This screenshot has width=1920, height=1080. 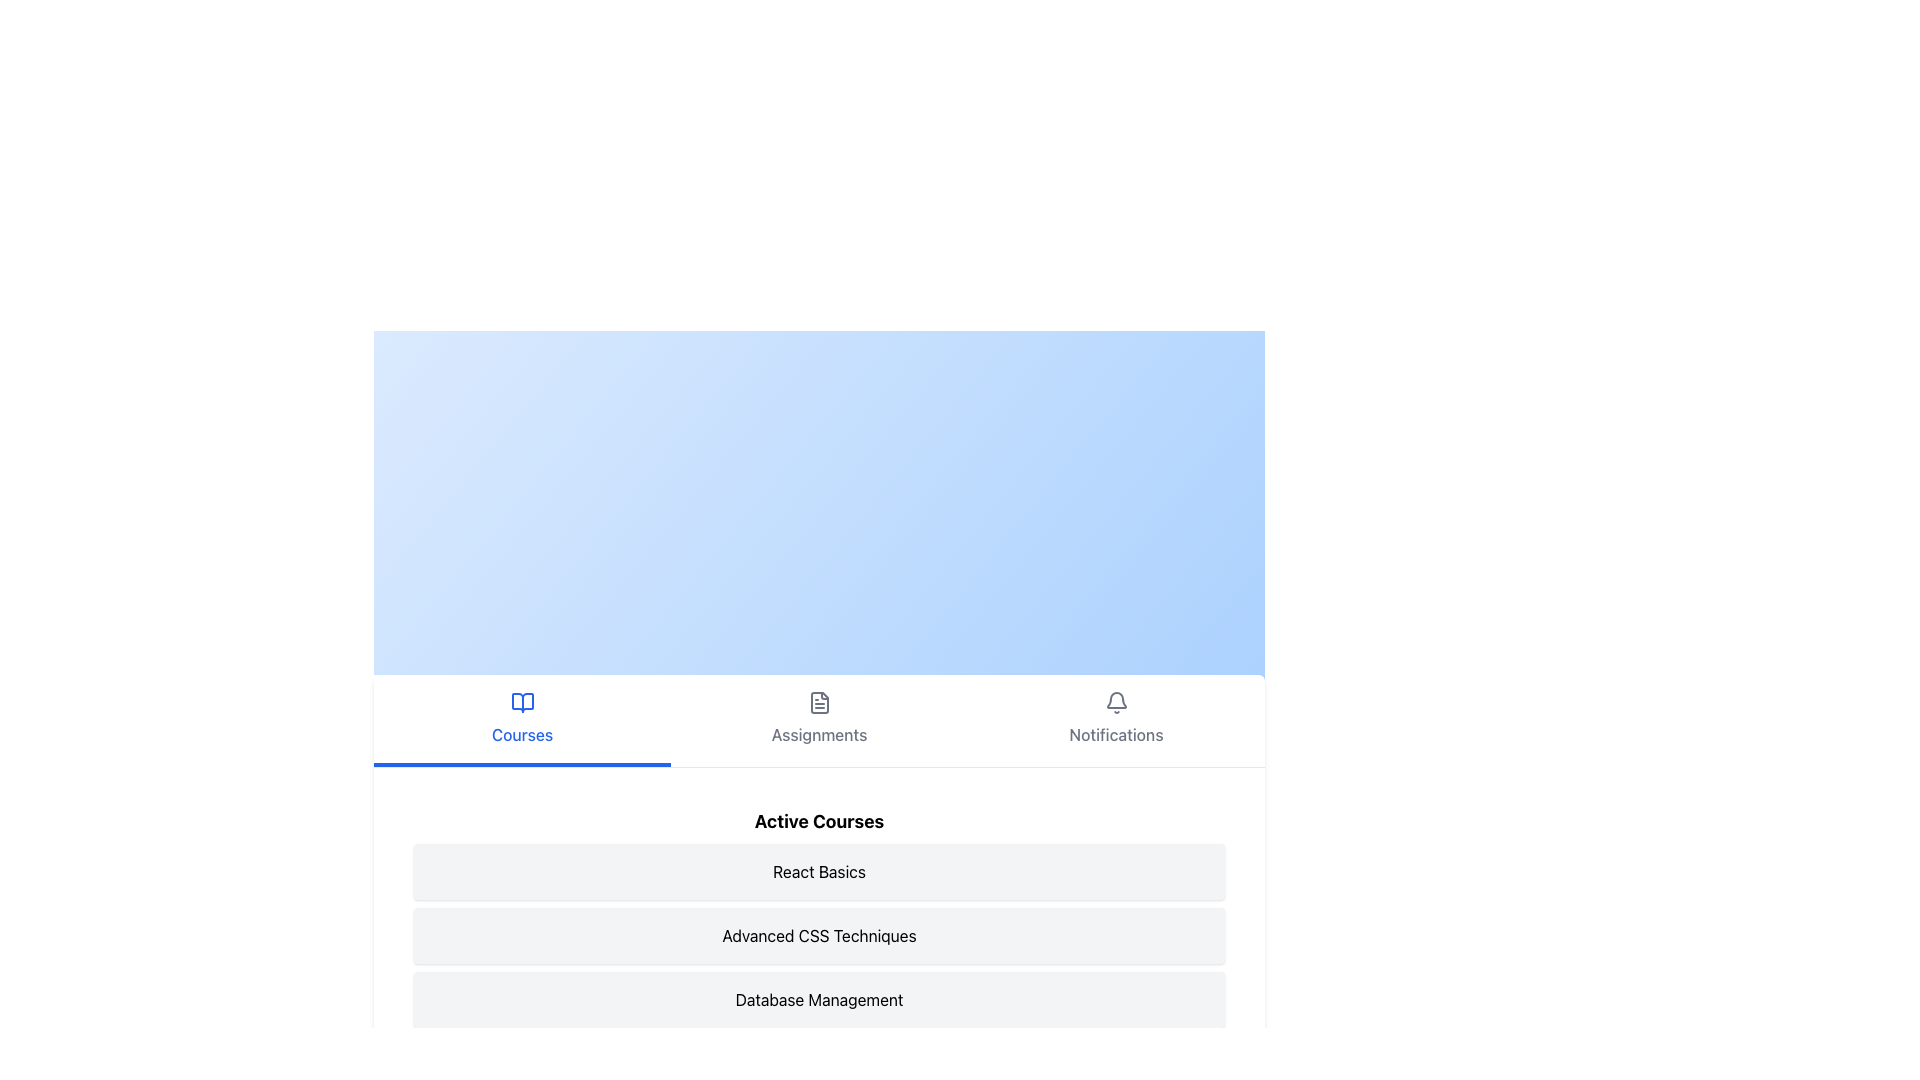 I want to click on the 'React Basics' course listed in the Active Courses section of the tabbed interface, so click(x=819, y=870).